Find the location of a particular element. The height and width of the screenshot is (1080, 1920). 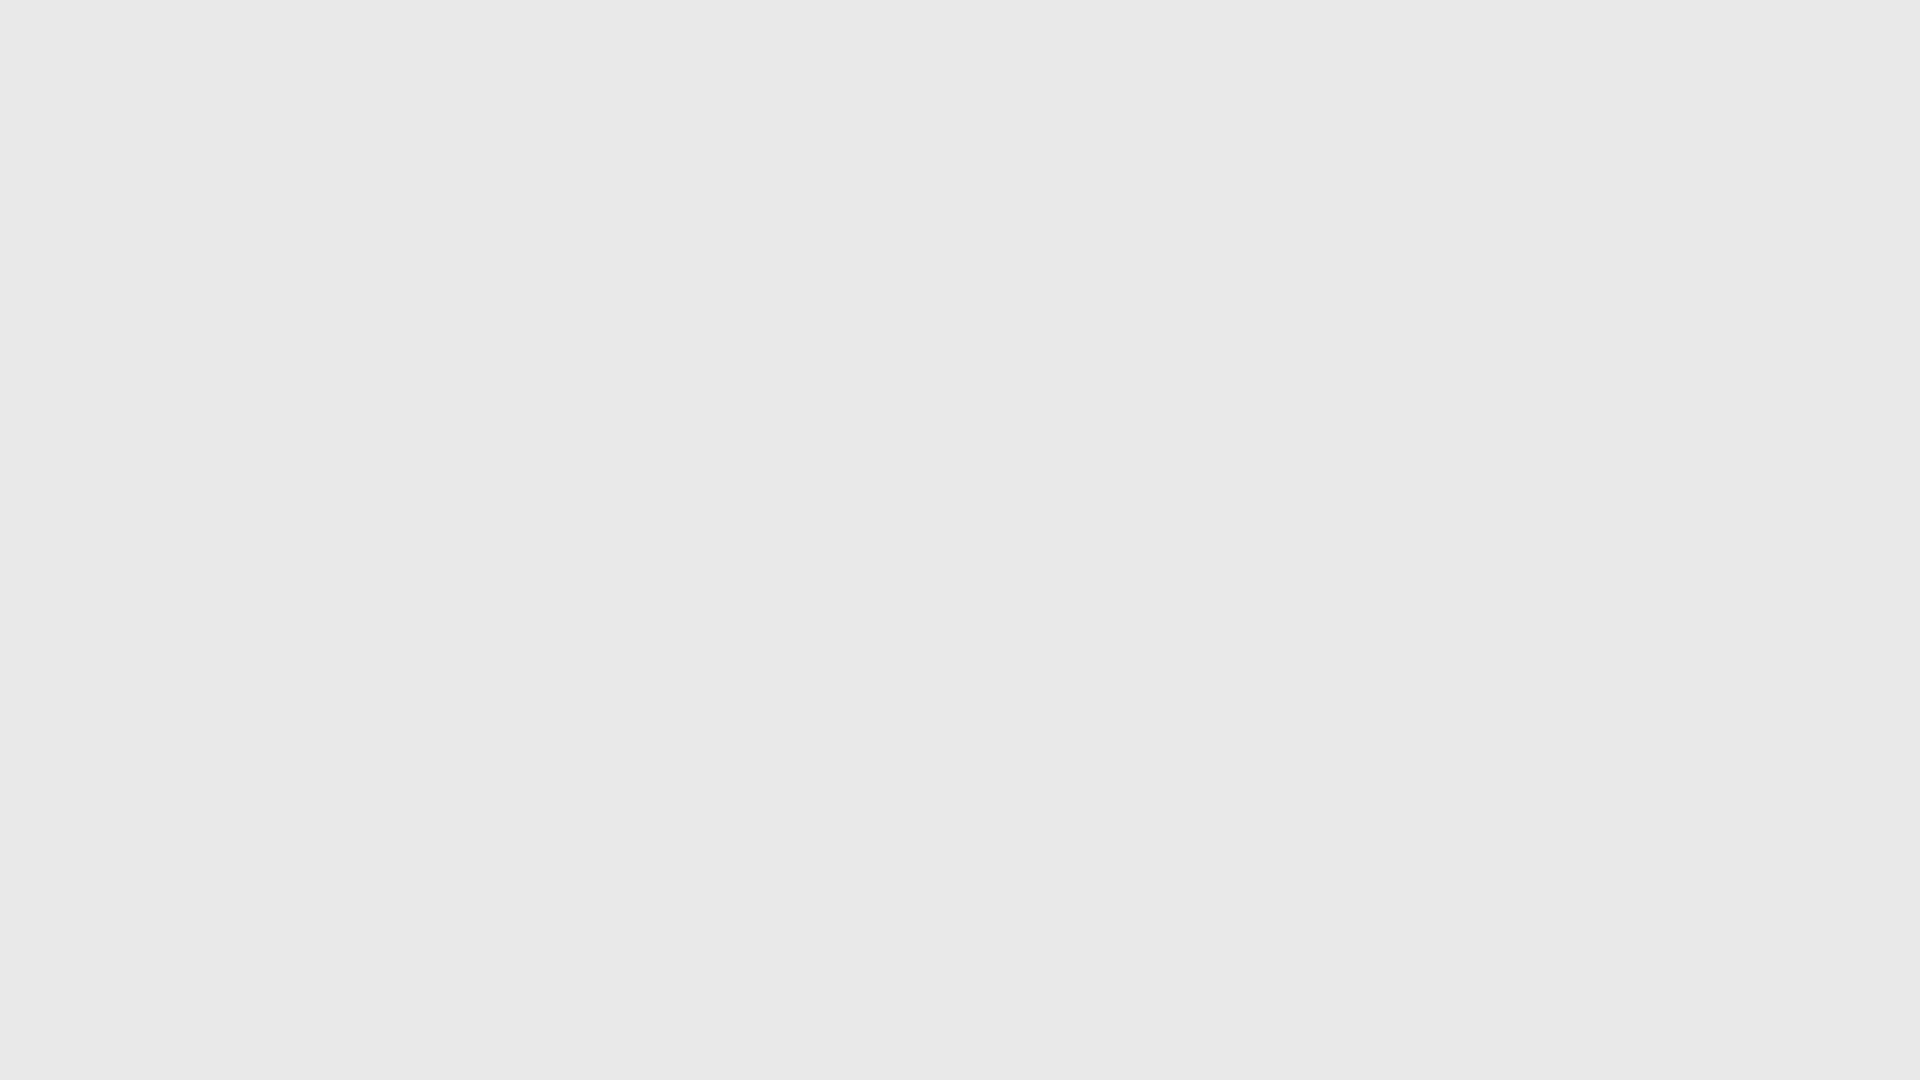

Details is located at coordinates (469, 270).